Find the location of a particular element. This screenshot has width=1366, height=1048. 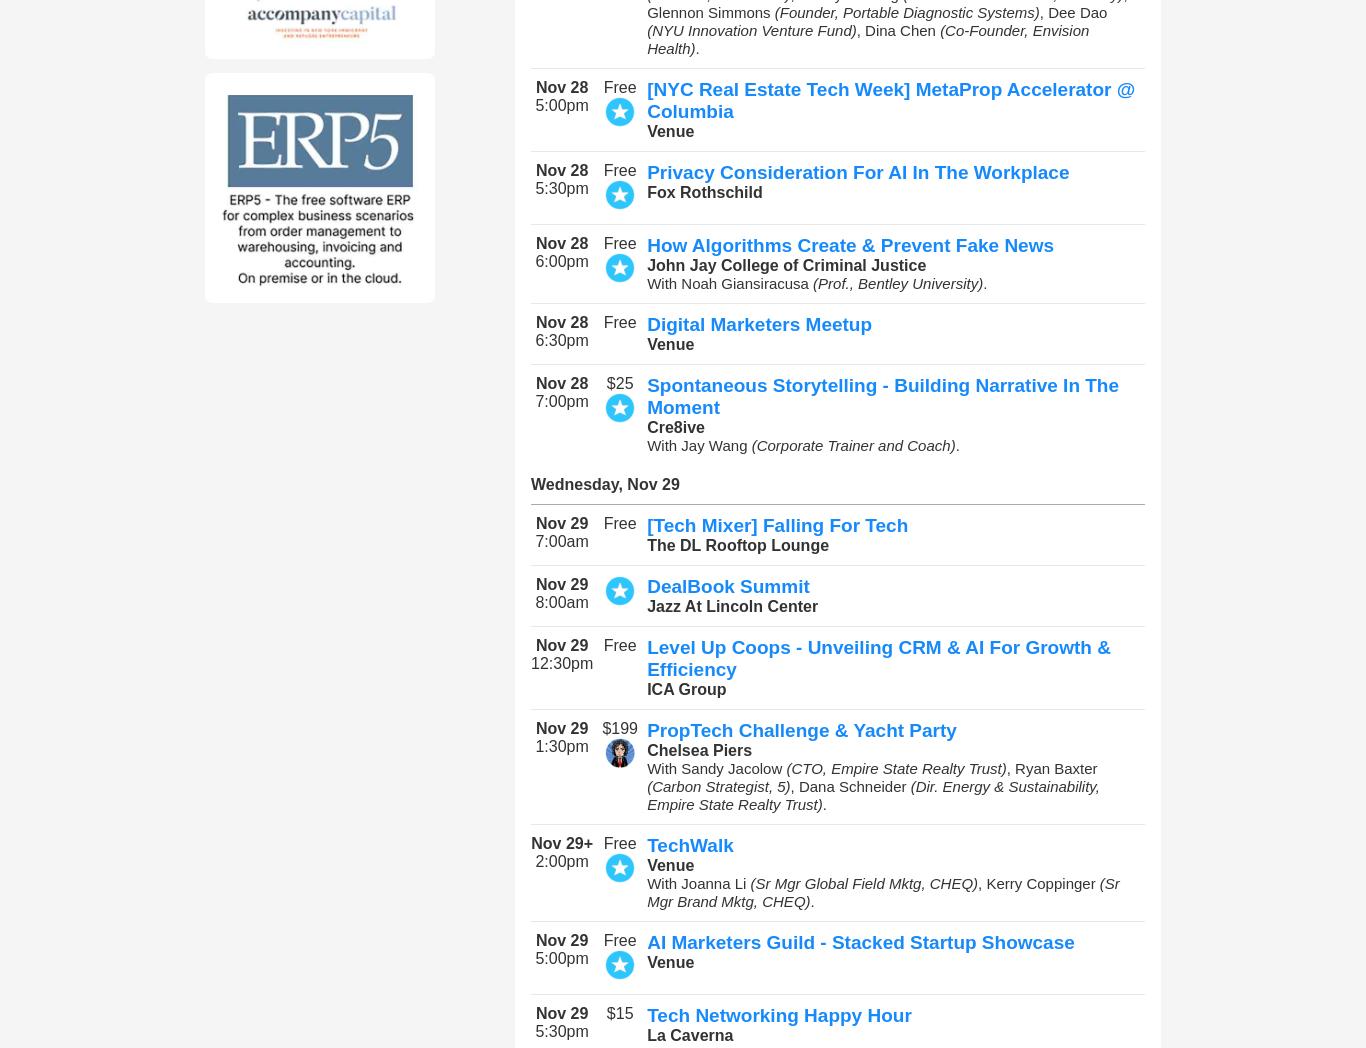

'Level Up Coops - Unveiling CRM & AI For Growth & Efficiency' is located at coordinates (877, 658).